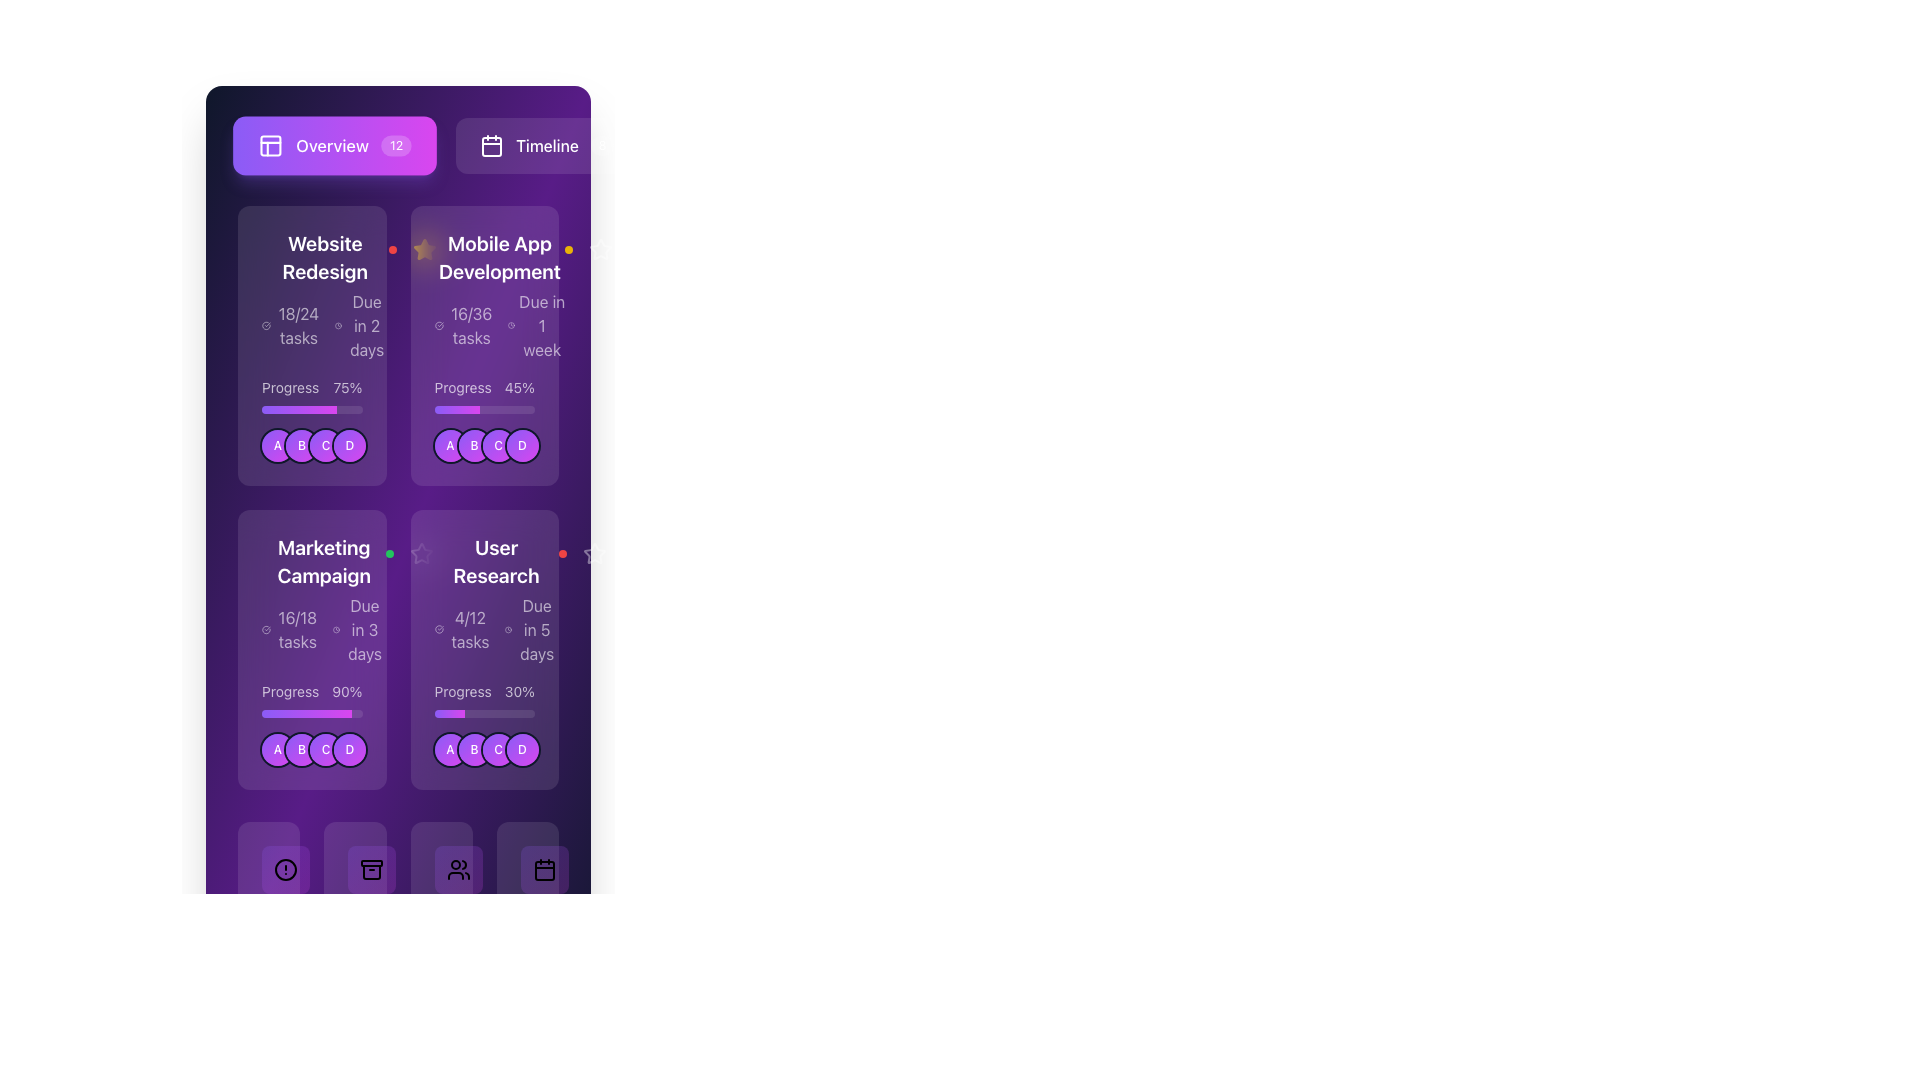 The width and height of the screenshot is (1920, 1080). What do you see at coordinates (297, 325) in the screenshot?
I see `the text label displaying '18/24 tasks' located in the top-left section of the 'Website Redesign' card, which is visually associated with a circular icon to the left` at bounding box center [297, 325].